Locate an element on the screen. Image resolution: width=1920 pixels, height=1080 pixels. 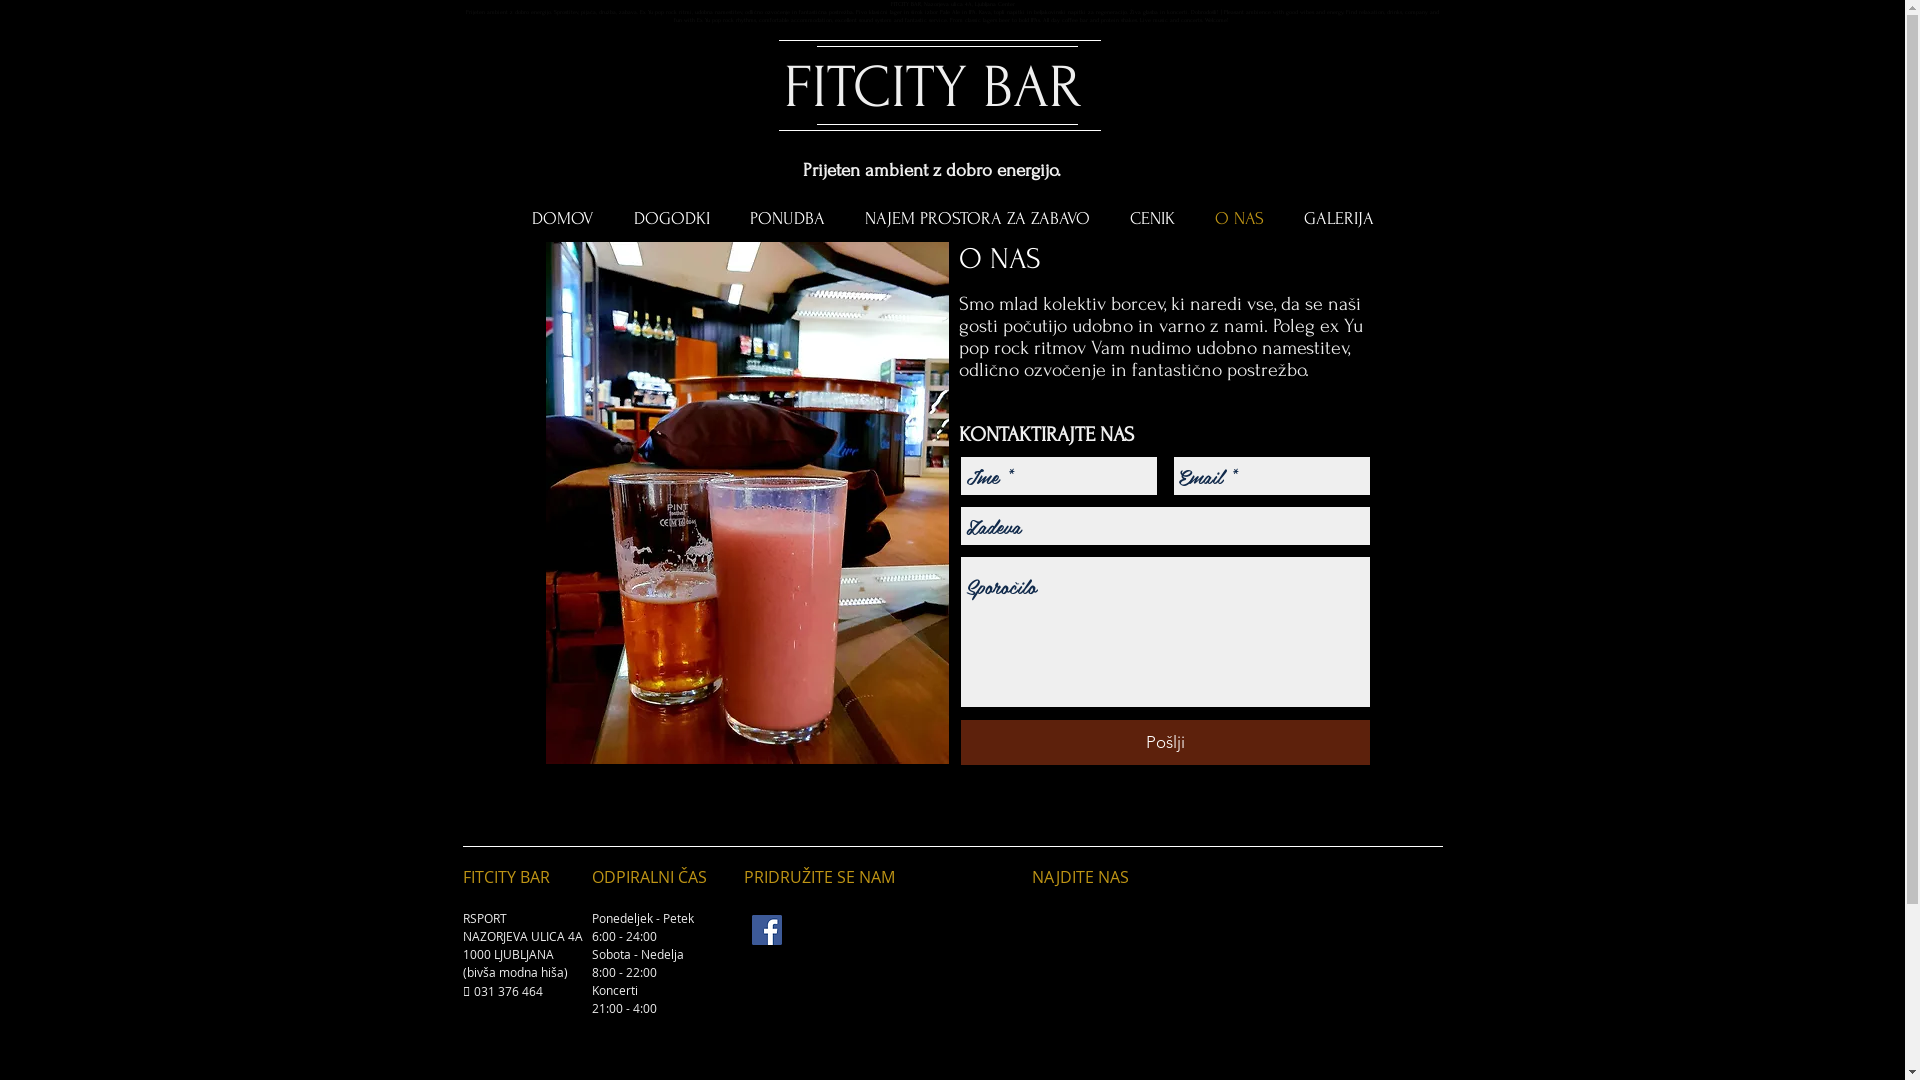
'CENIK' is located at coordinates (1152, 219).